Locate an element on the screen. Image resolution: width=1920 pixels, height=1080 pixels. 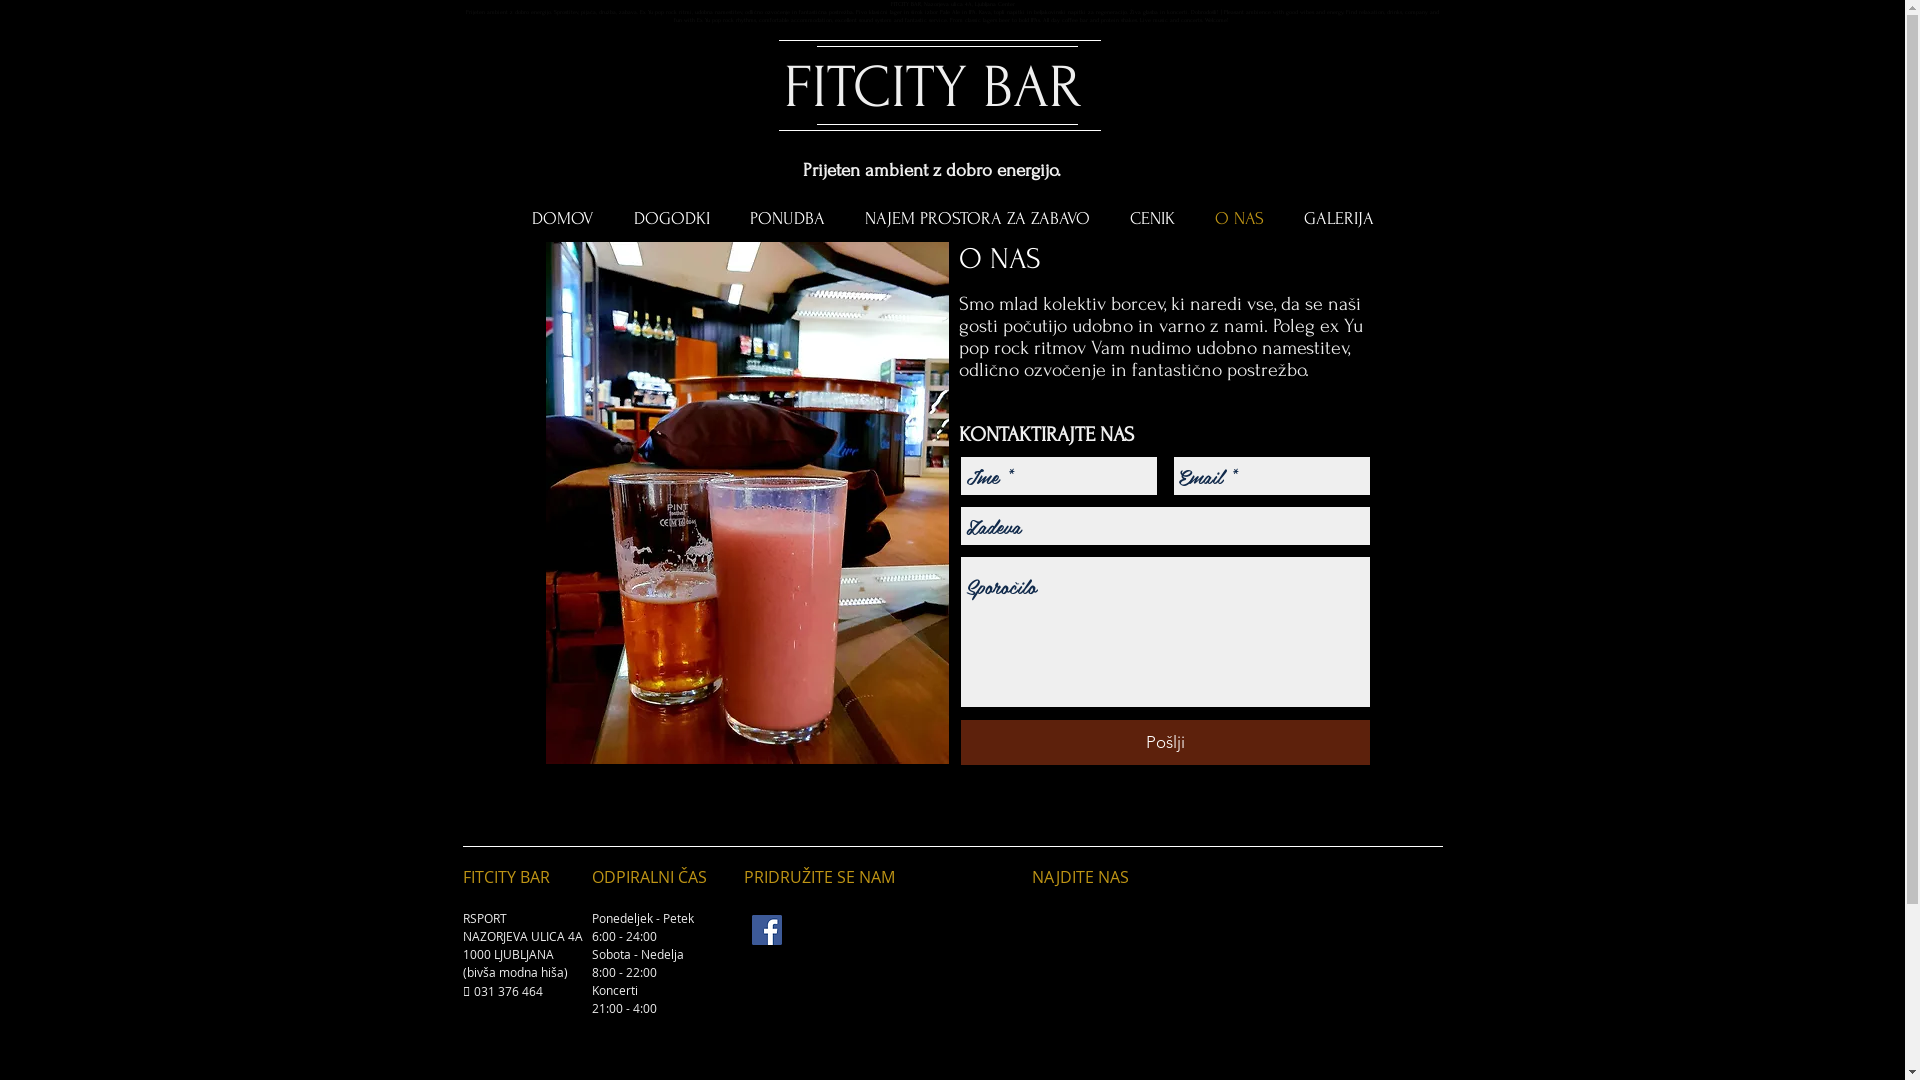
'CENIK' is located at coordinates (1152, 219).